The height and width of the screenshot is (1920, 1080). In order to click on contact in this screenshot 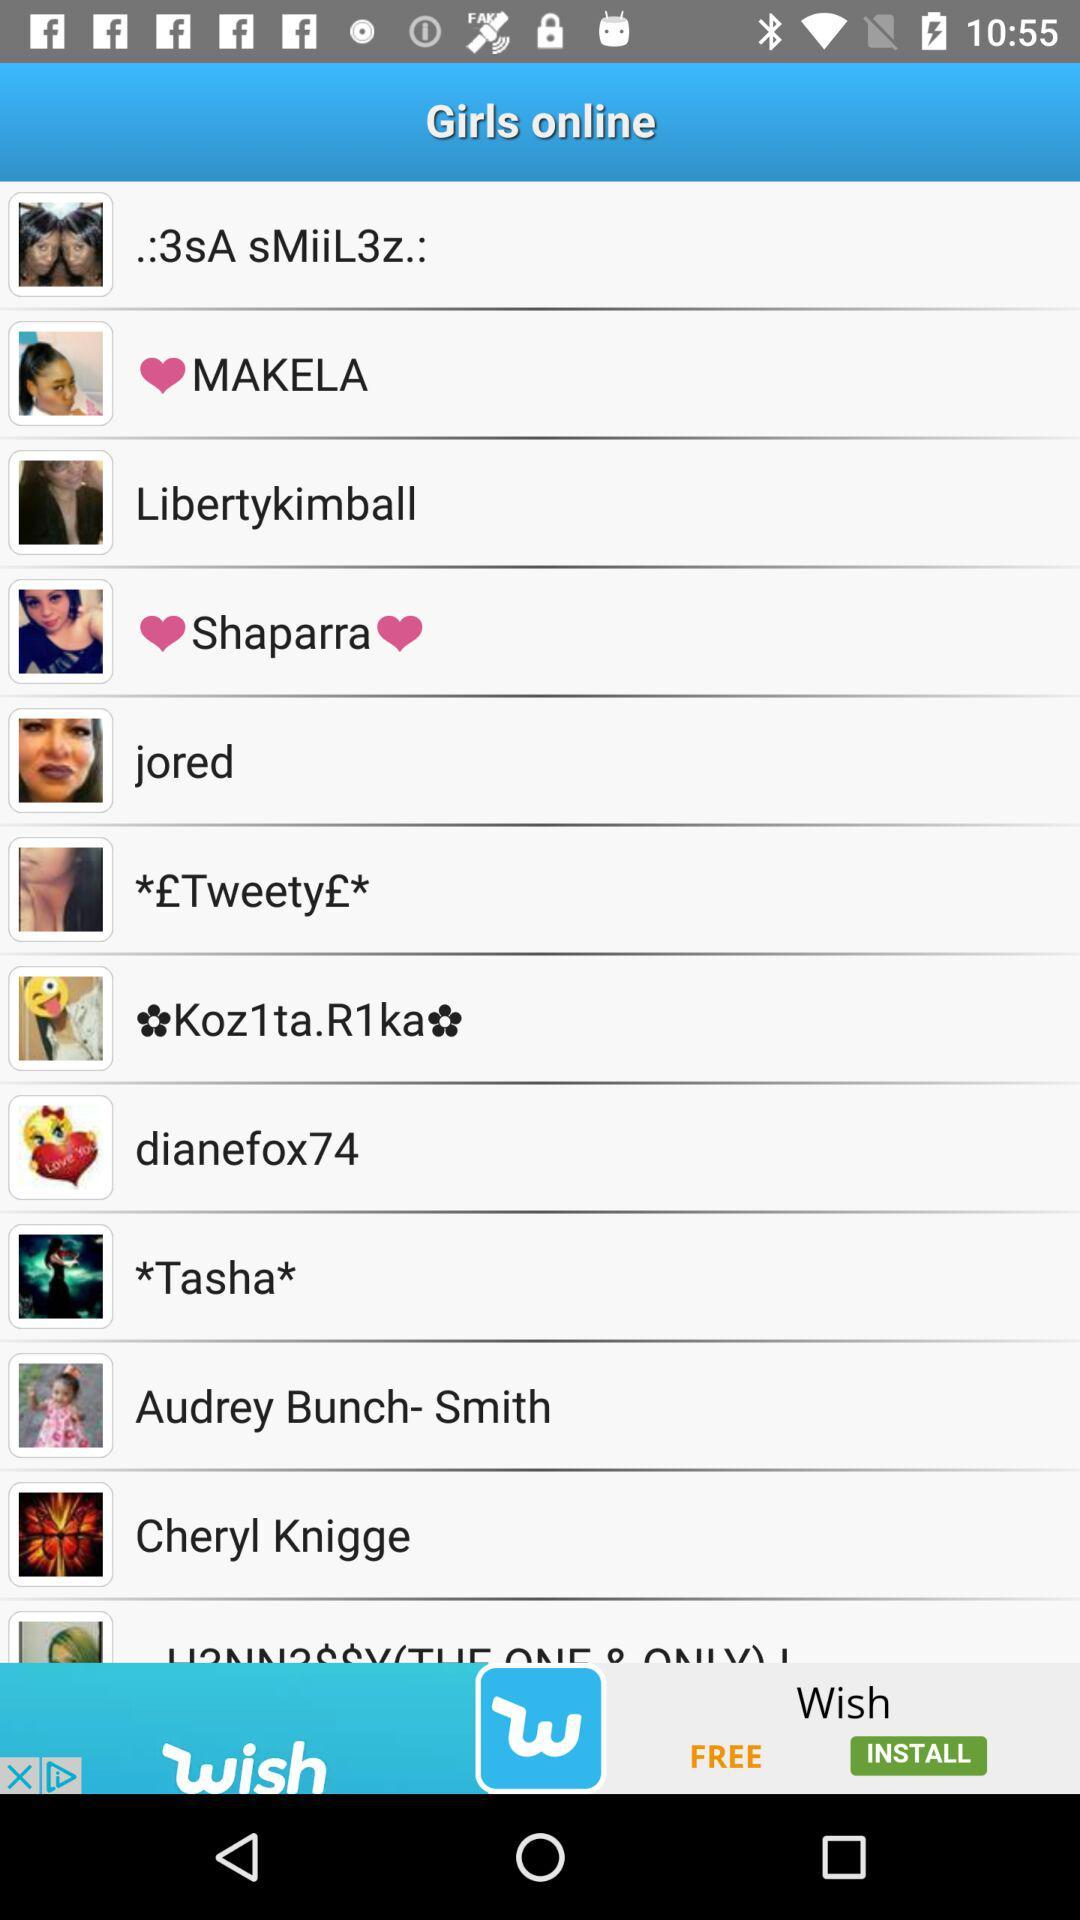, I will do `click(59, 243)`.